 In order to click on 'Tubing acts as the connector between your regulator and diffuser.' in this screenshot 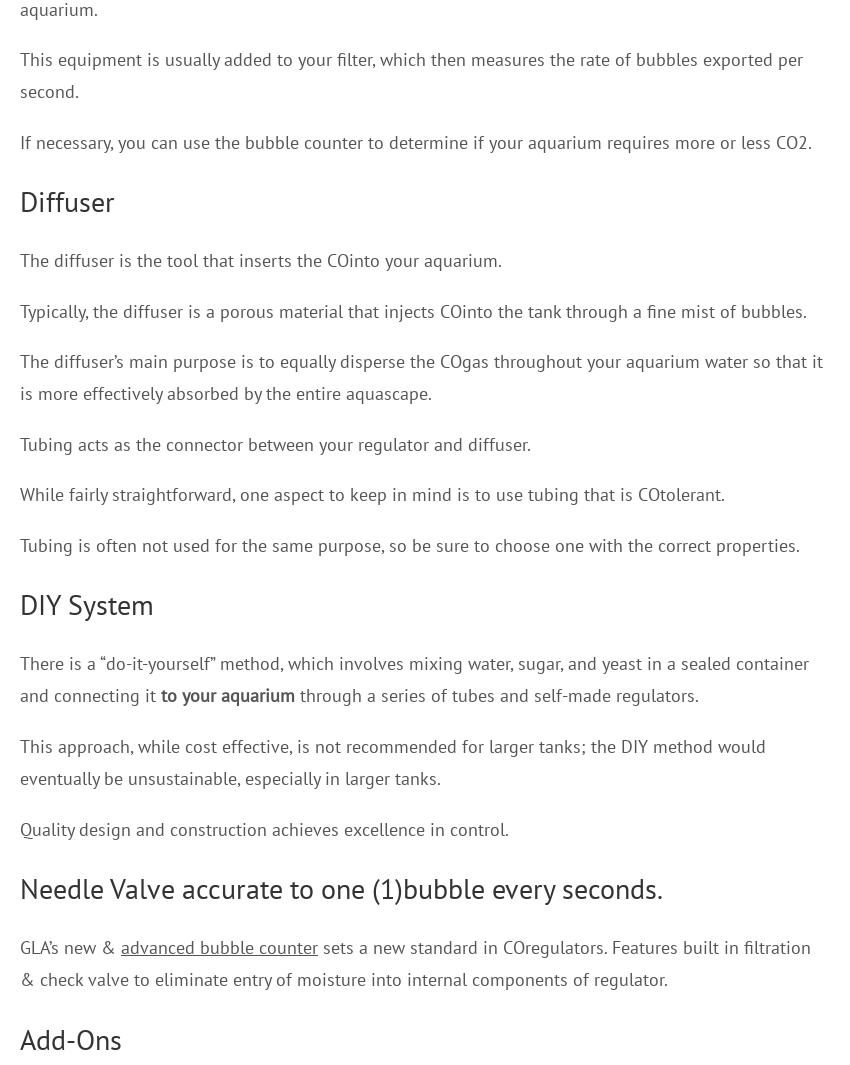, I will do `click(18, 442)`.